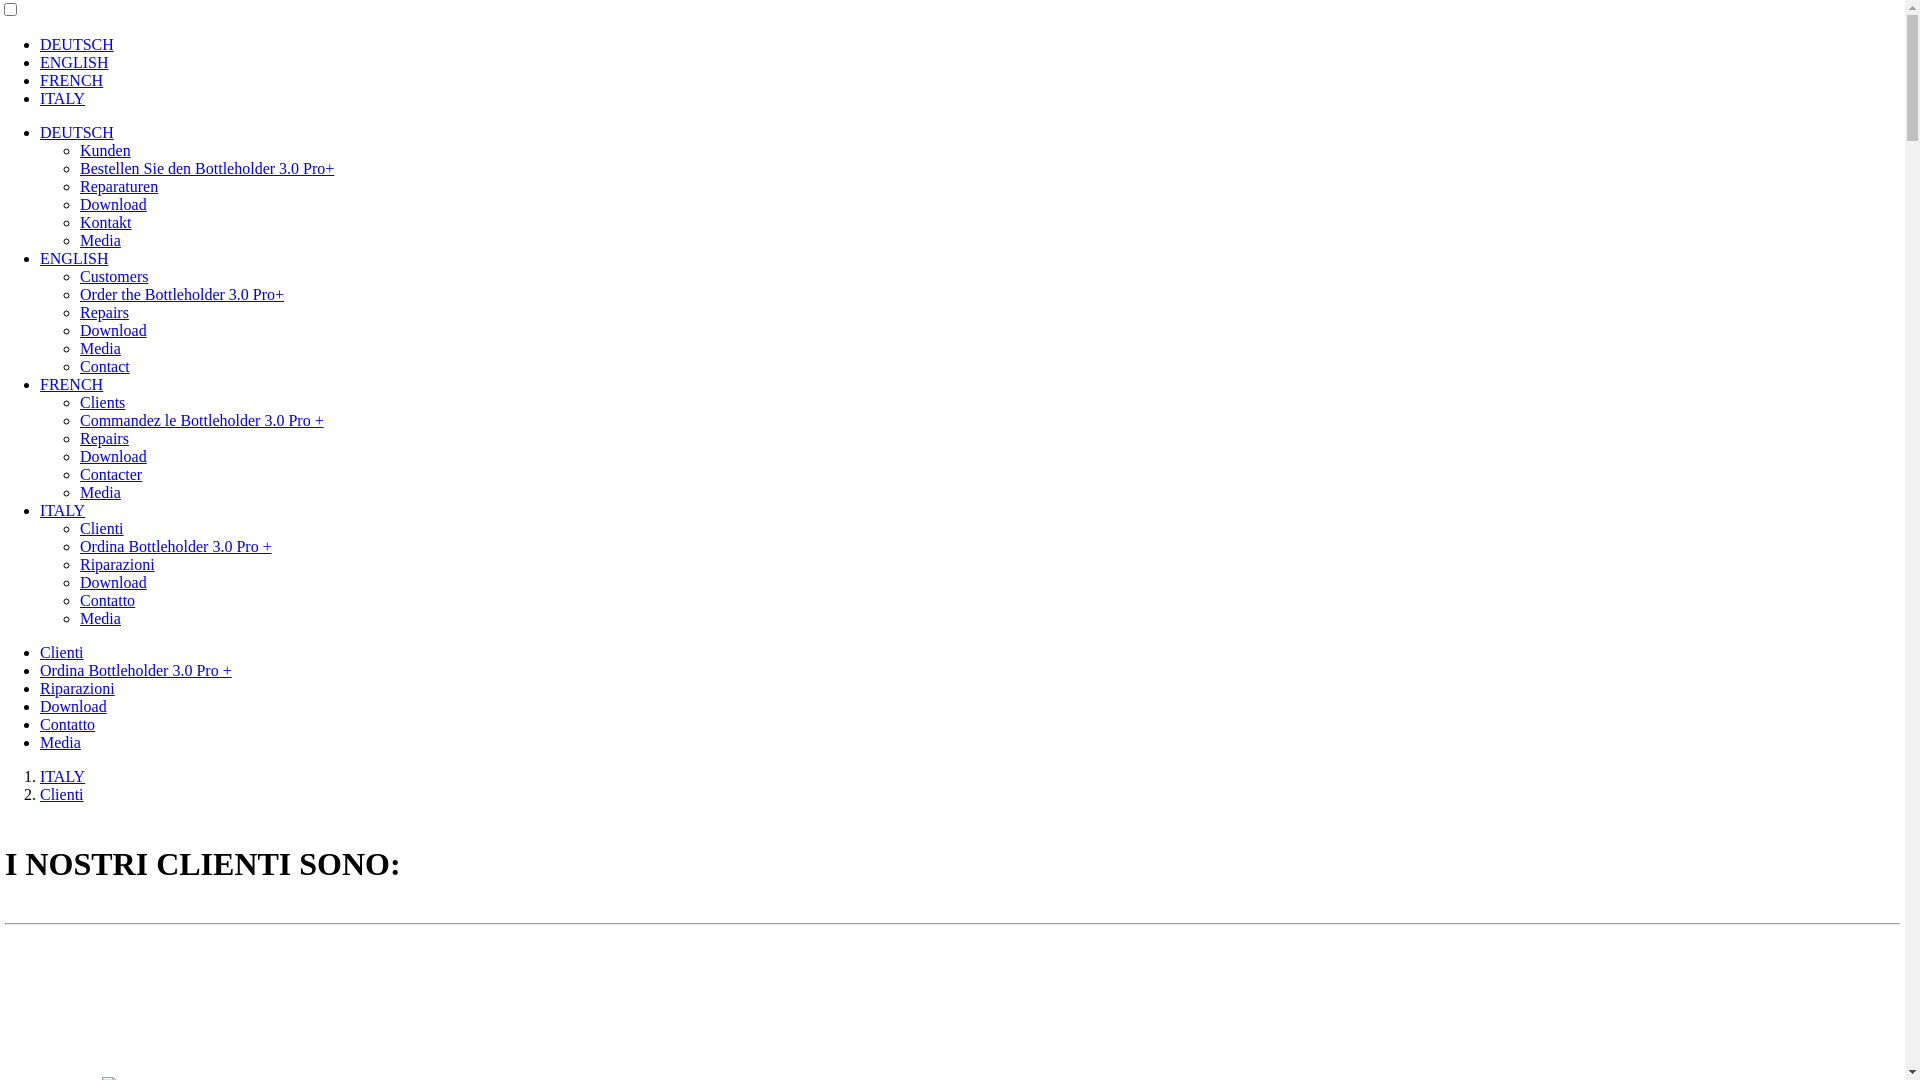  Describe the element at coordinates (116, 564) in the screenshot. I see `'Riparazioni'` at that location.